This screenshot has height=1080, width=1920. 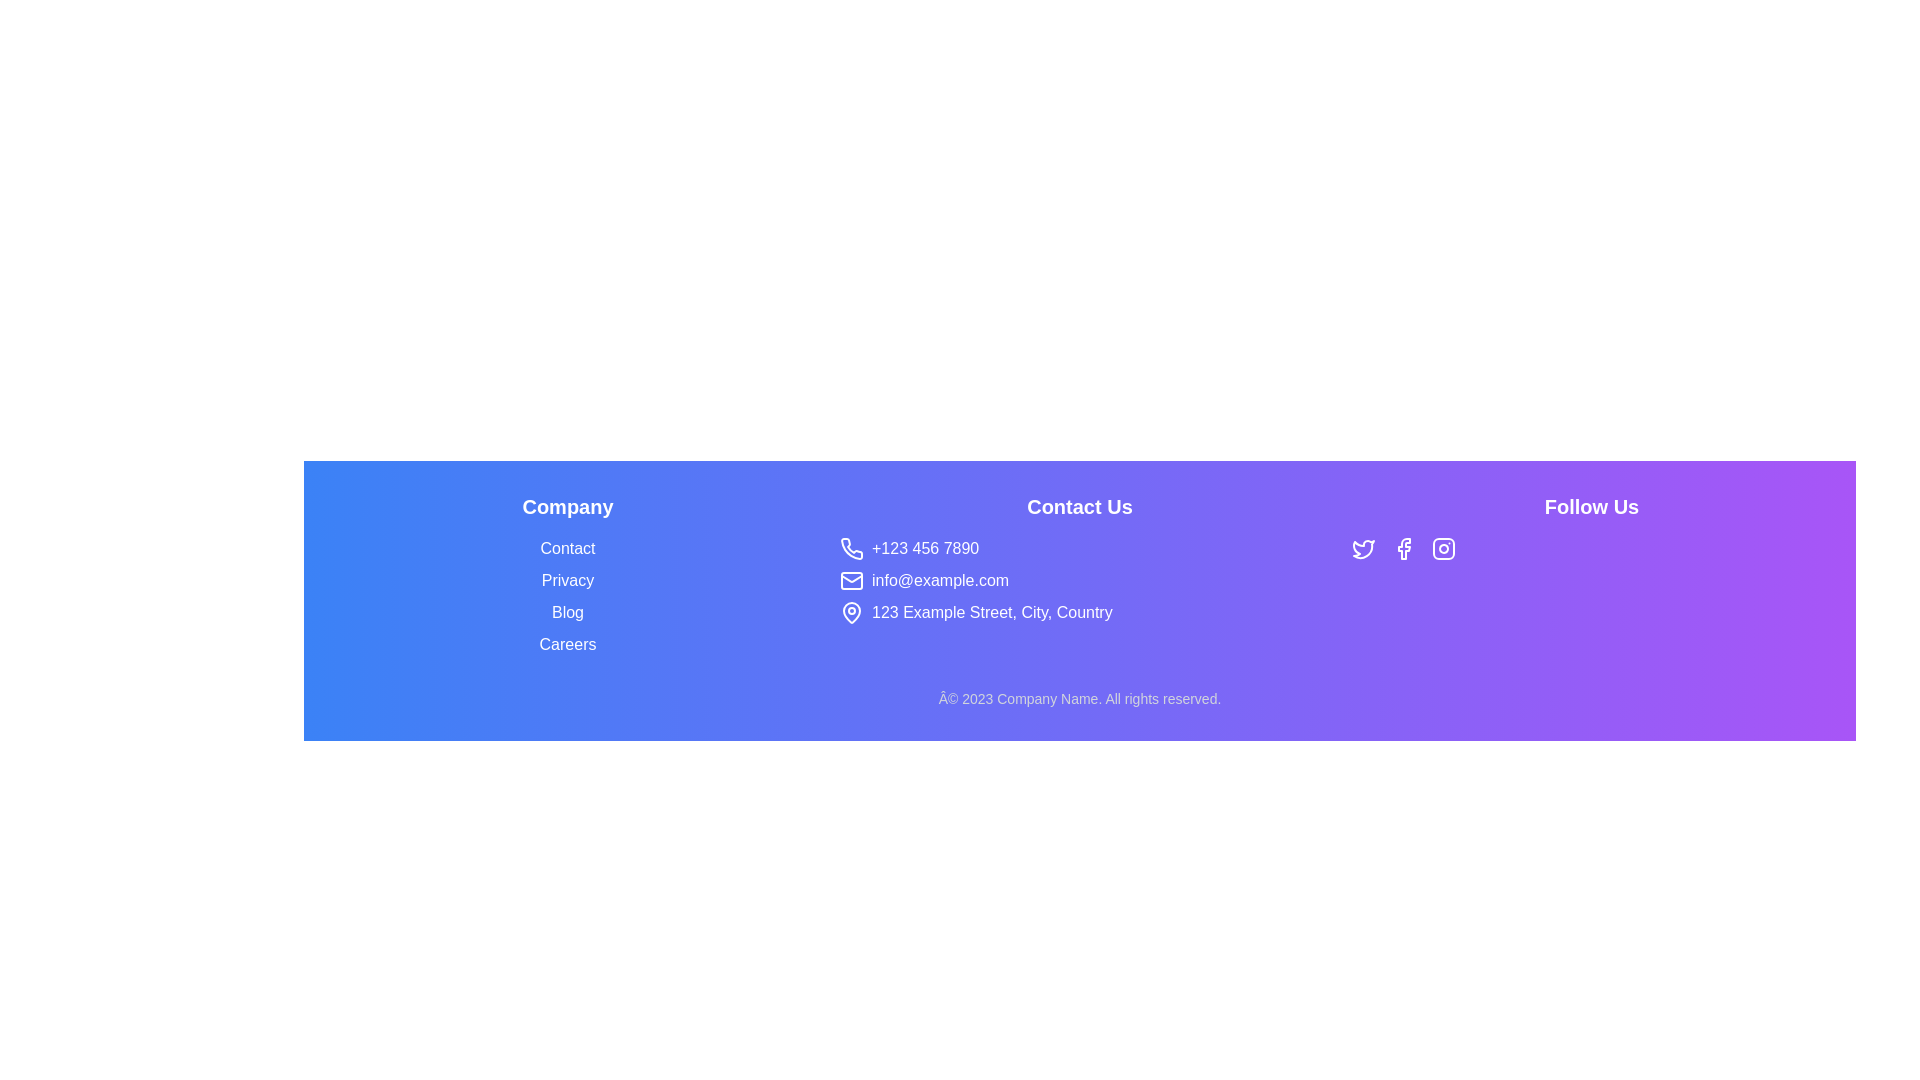 I want to click on the Text Label that serves as a section header located in the leftmost column of a three-column footer layout, directly above the text links 'Contact', 'Privacy', 'Blog', and 'Careers', so click(x=566, y=505).